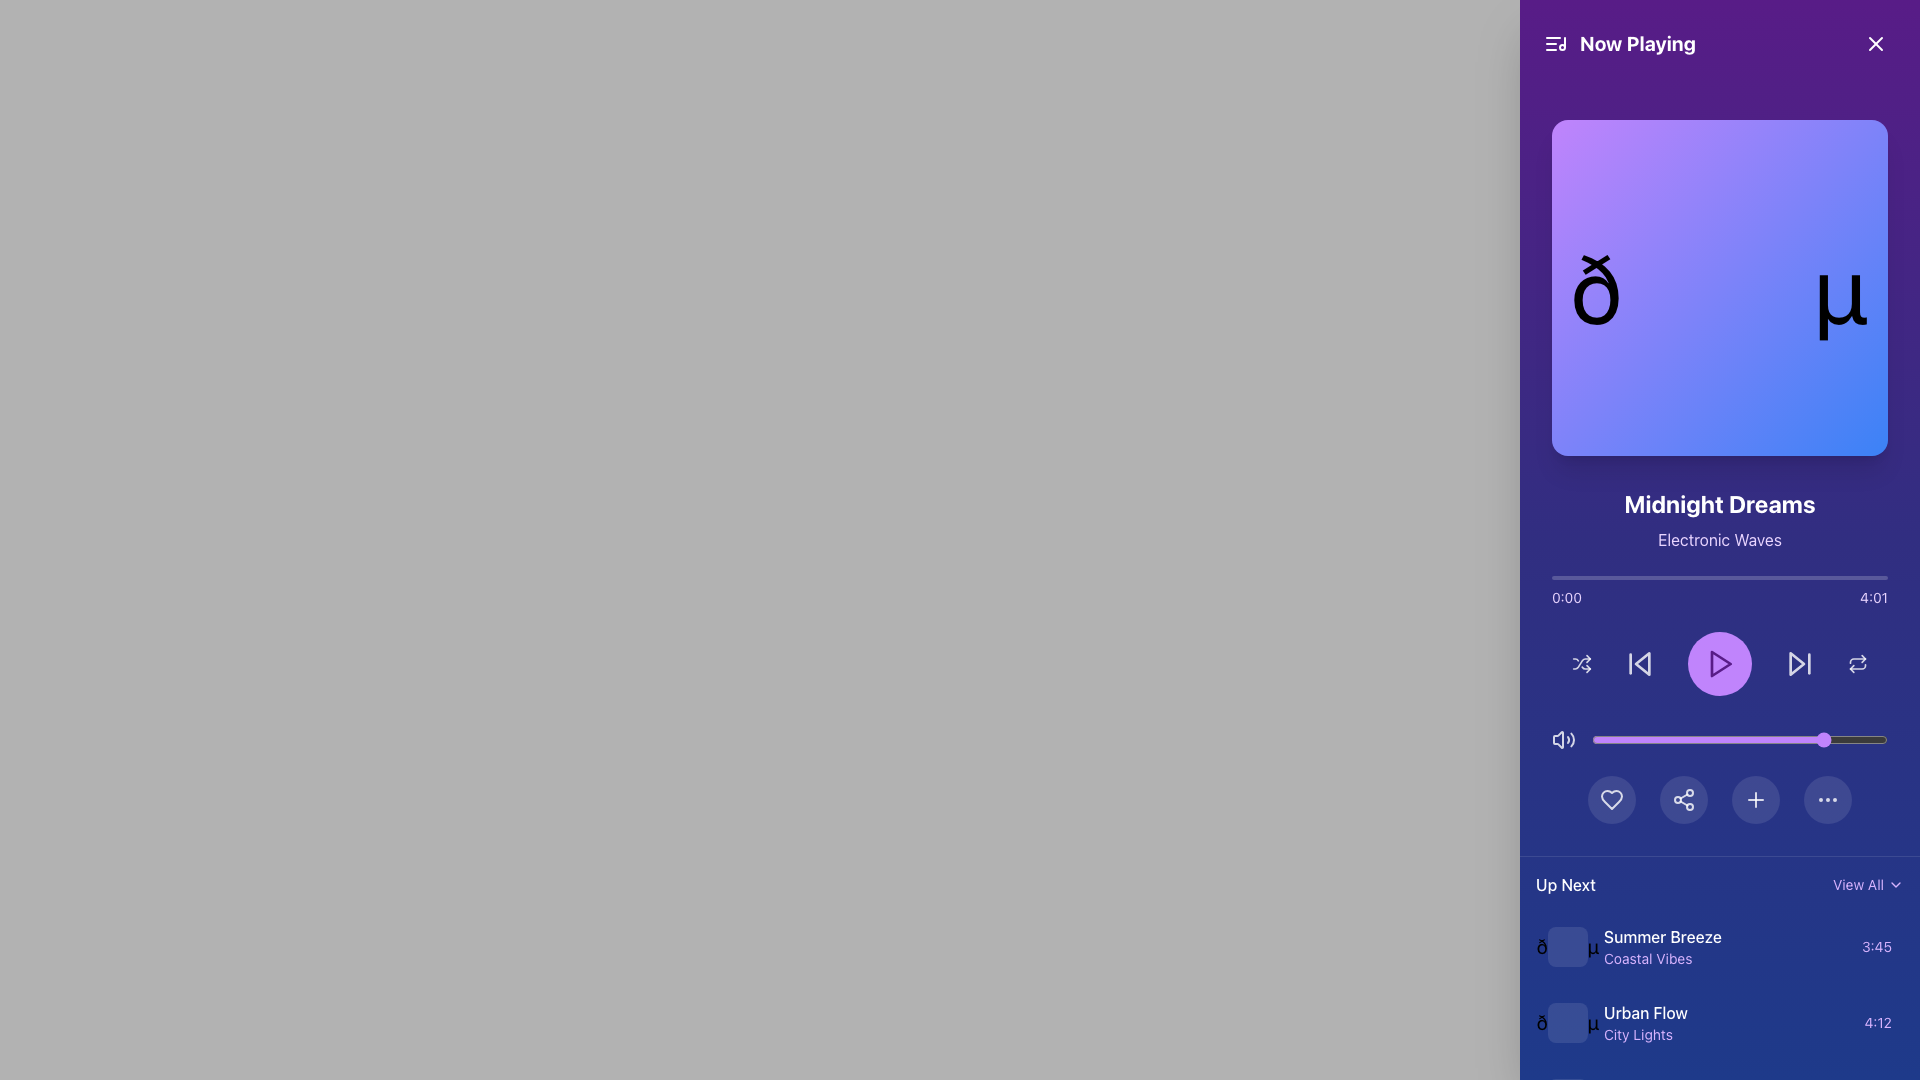 The image size is (1920, 1080). Describe the element at coordinates (1637, 43) in the screenshot. I see `'Now Playing' text label displayed in bold white on a purple background, positioned near the top of the right sidebar` at that location.